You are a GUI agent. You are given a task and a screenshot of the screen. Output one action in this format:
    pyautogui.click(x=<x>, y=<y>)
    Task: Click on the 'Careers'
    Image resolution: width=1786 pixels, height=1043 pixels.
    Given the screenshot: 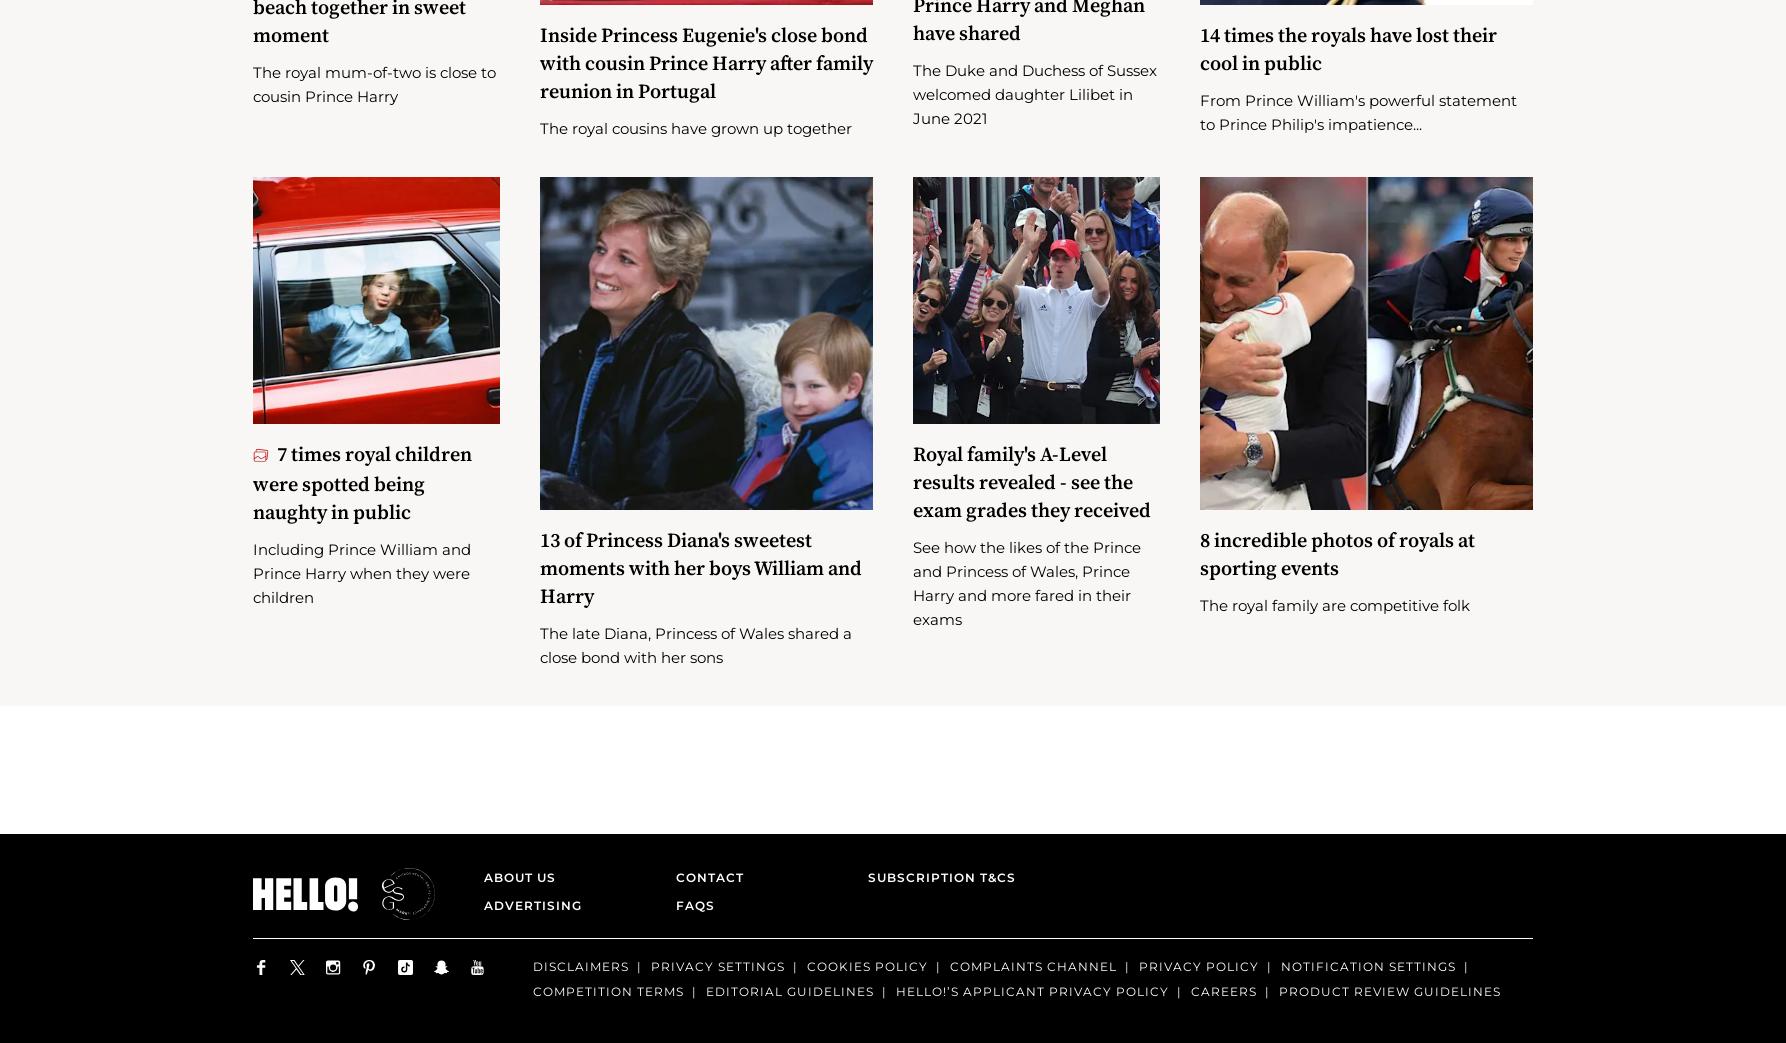 What is the action you would take?
    pyautogui.click(x=1223, y=1021)
    